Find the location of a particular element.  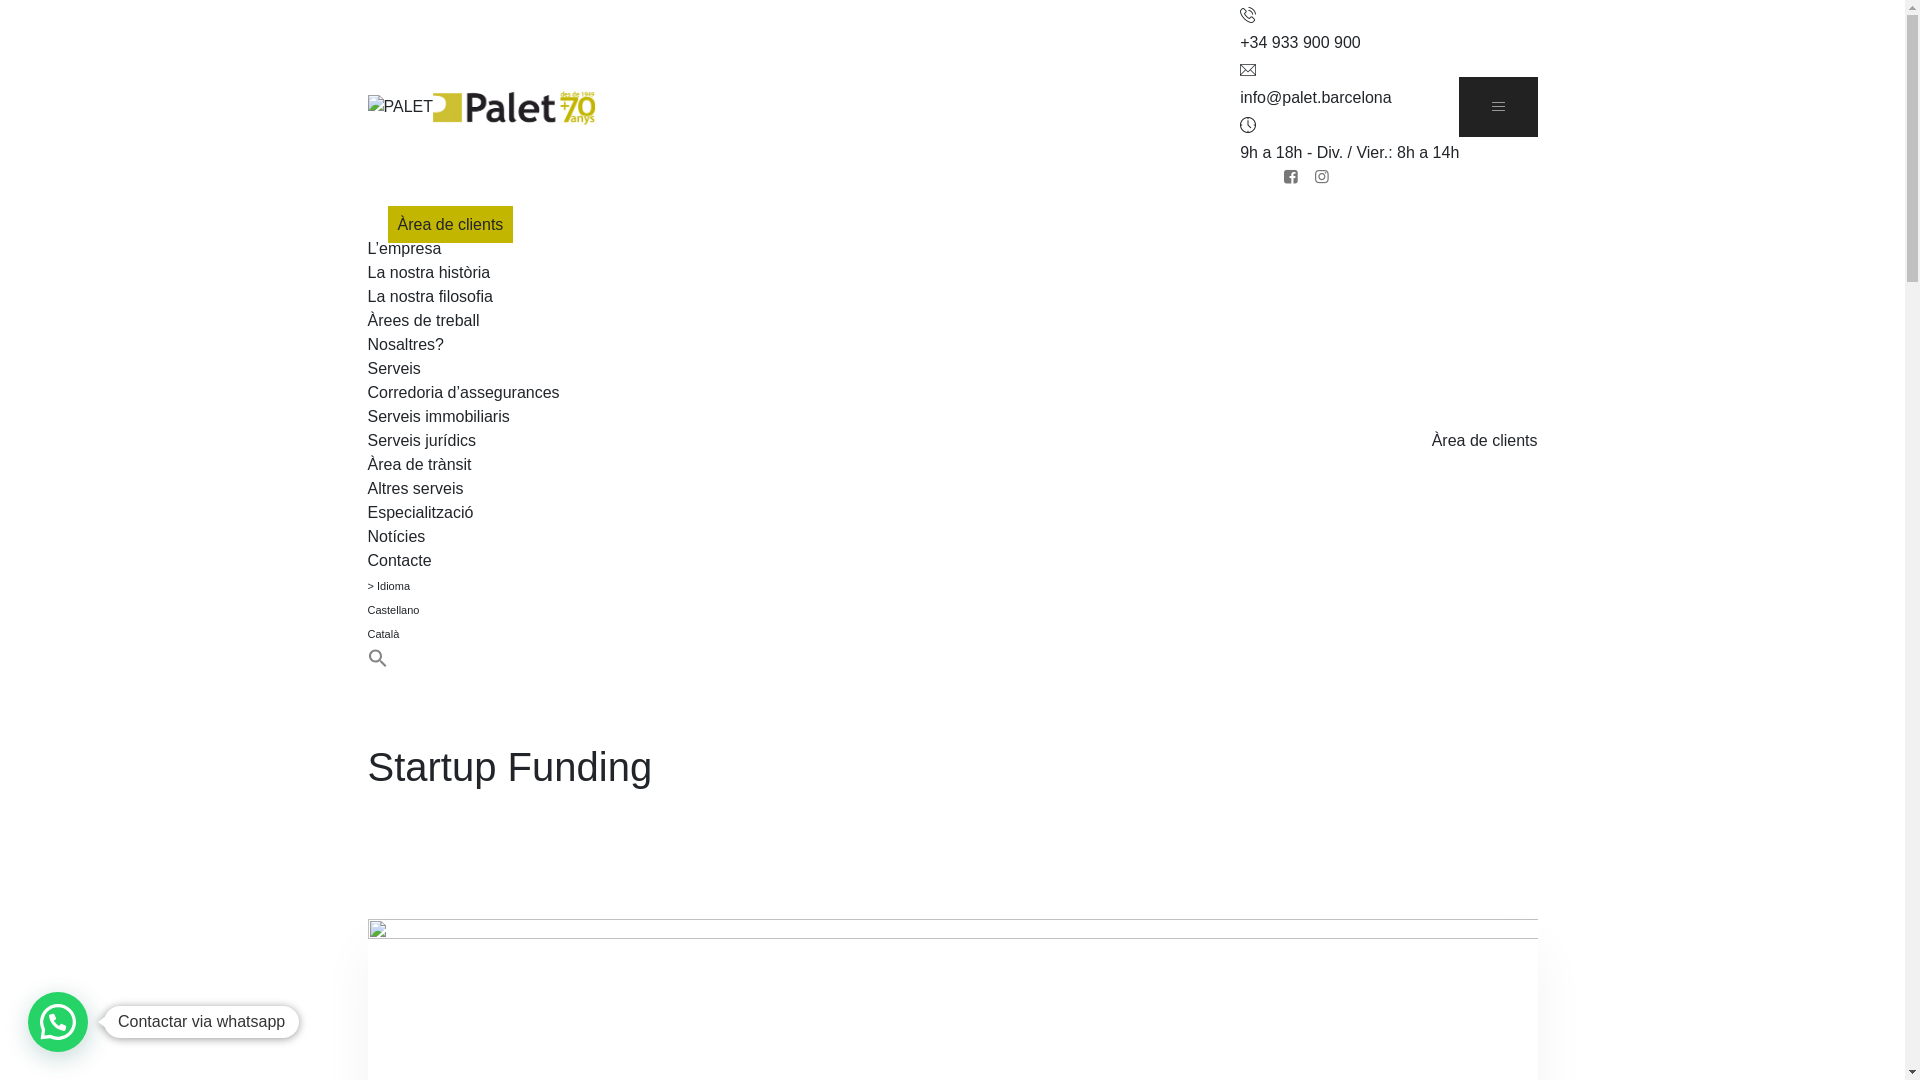

'> Idioma' is located at coordinates (389, 585).